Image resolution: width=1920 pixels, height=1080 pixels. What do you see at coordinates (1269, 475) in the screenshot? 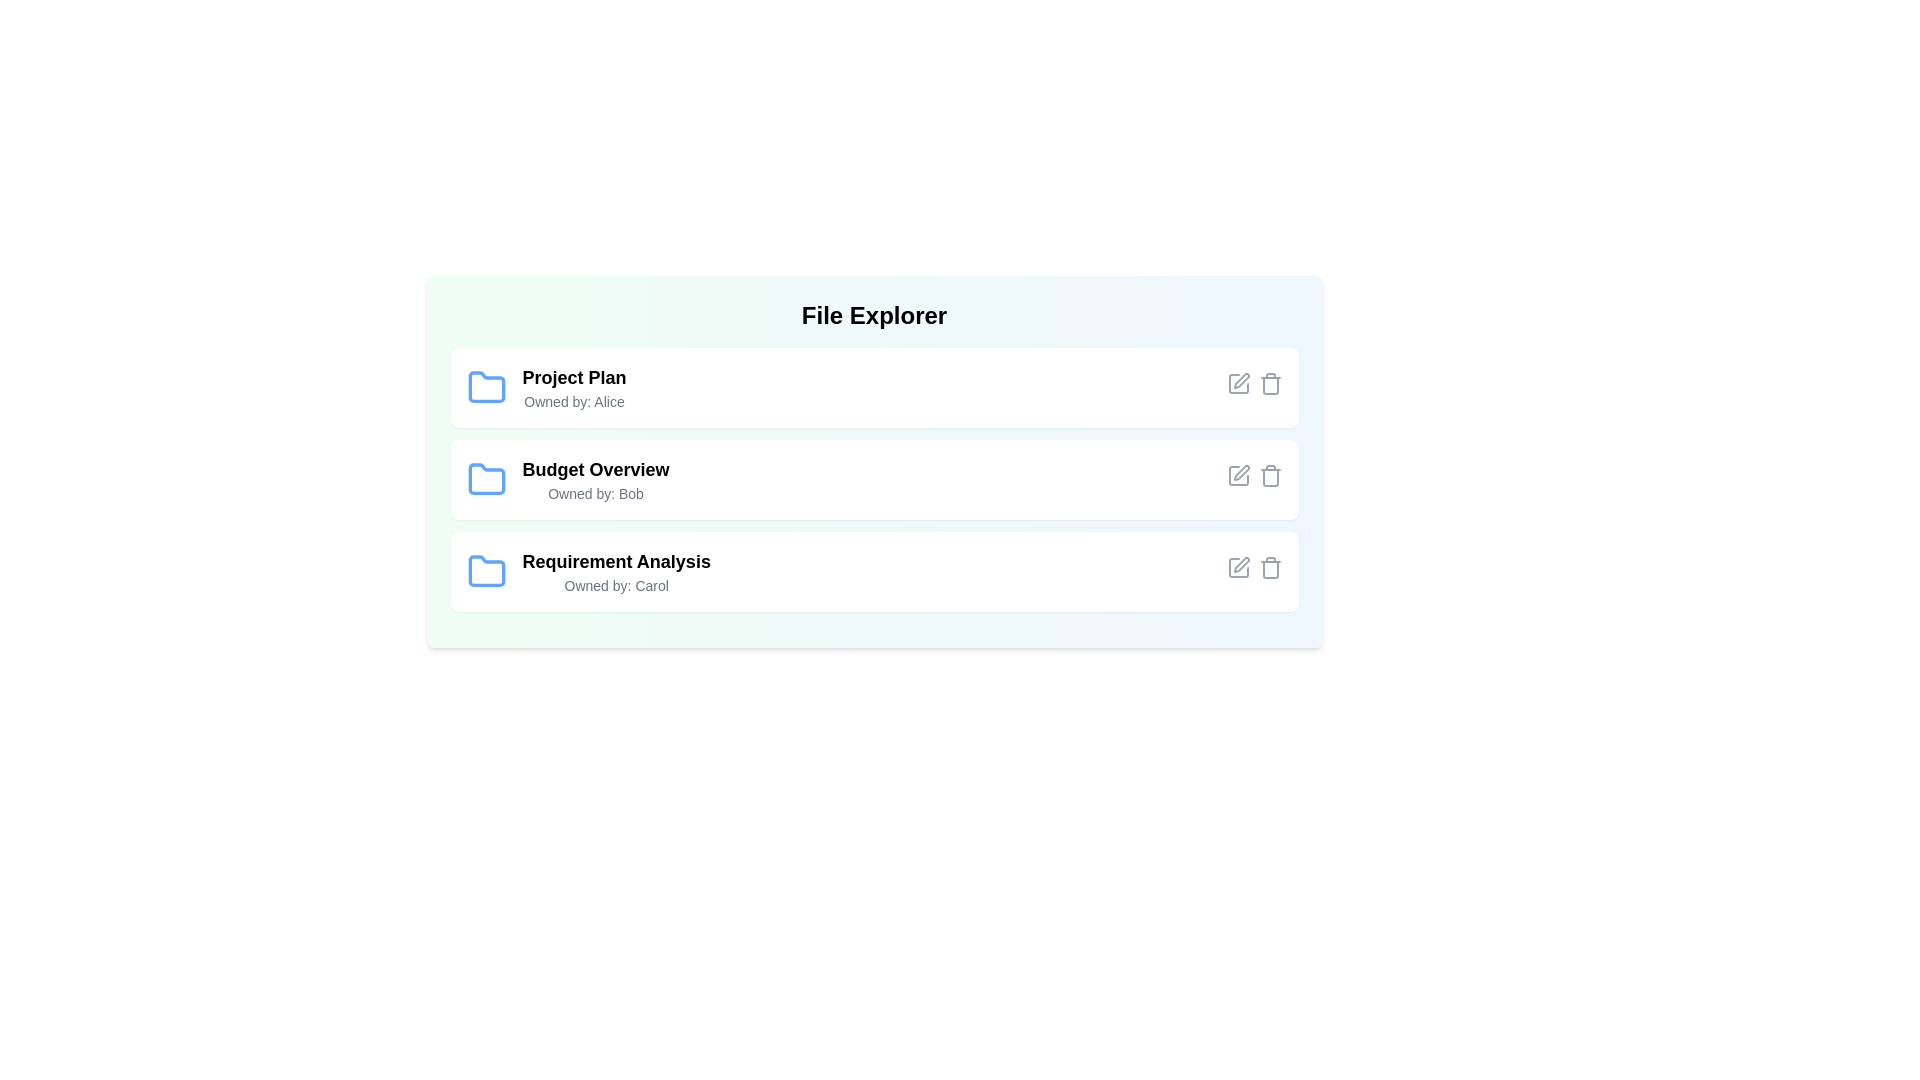
I see `delete button for the file named Budget Overview` at bounding box center [1269, 475].